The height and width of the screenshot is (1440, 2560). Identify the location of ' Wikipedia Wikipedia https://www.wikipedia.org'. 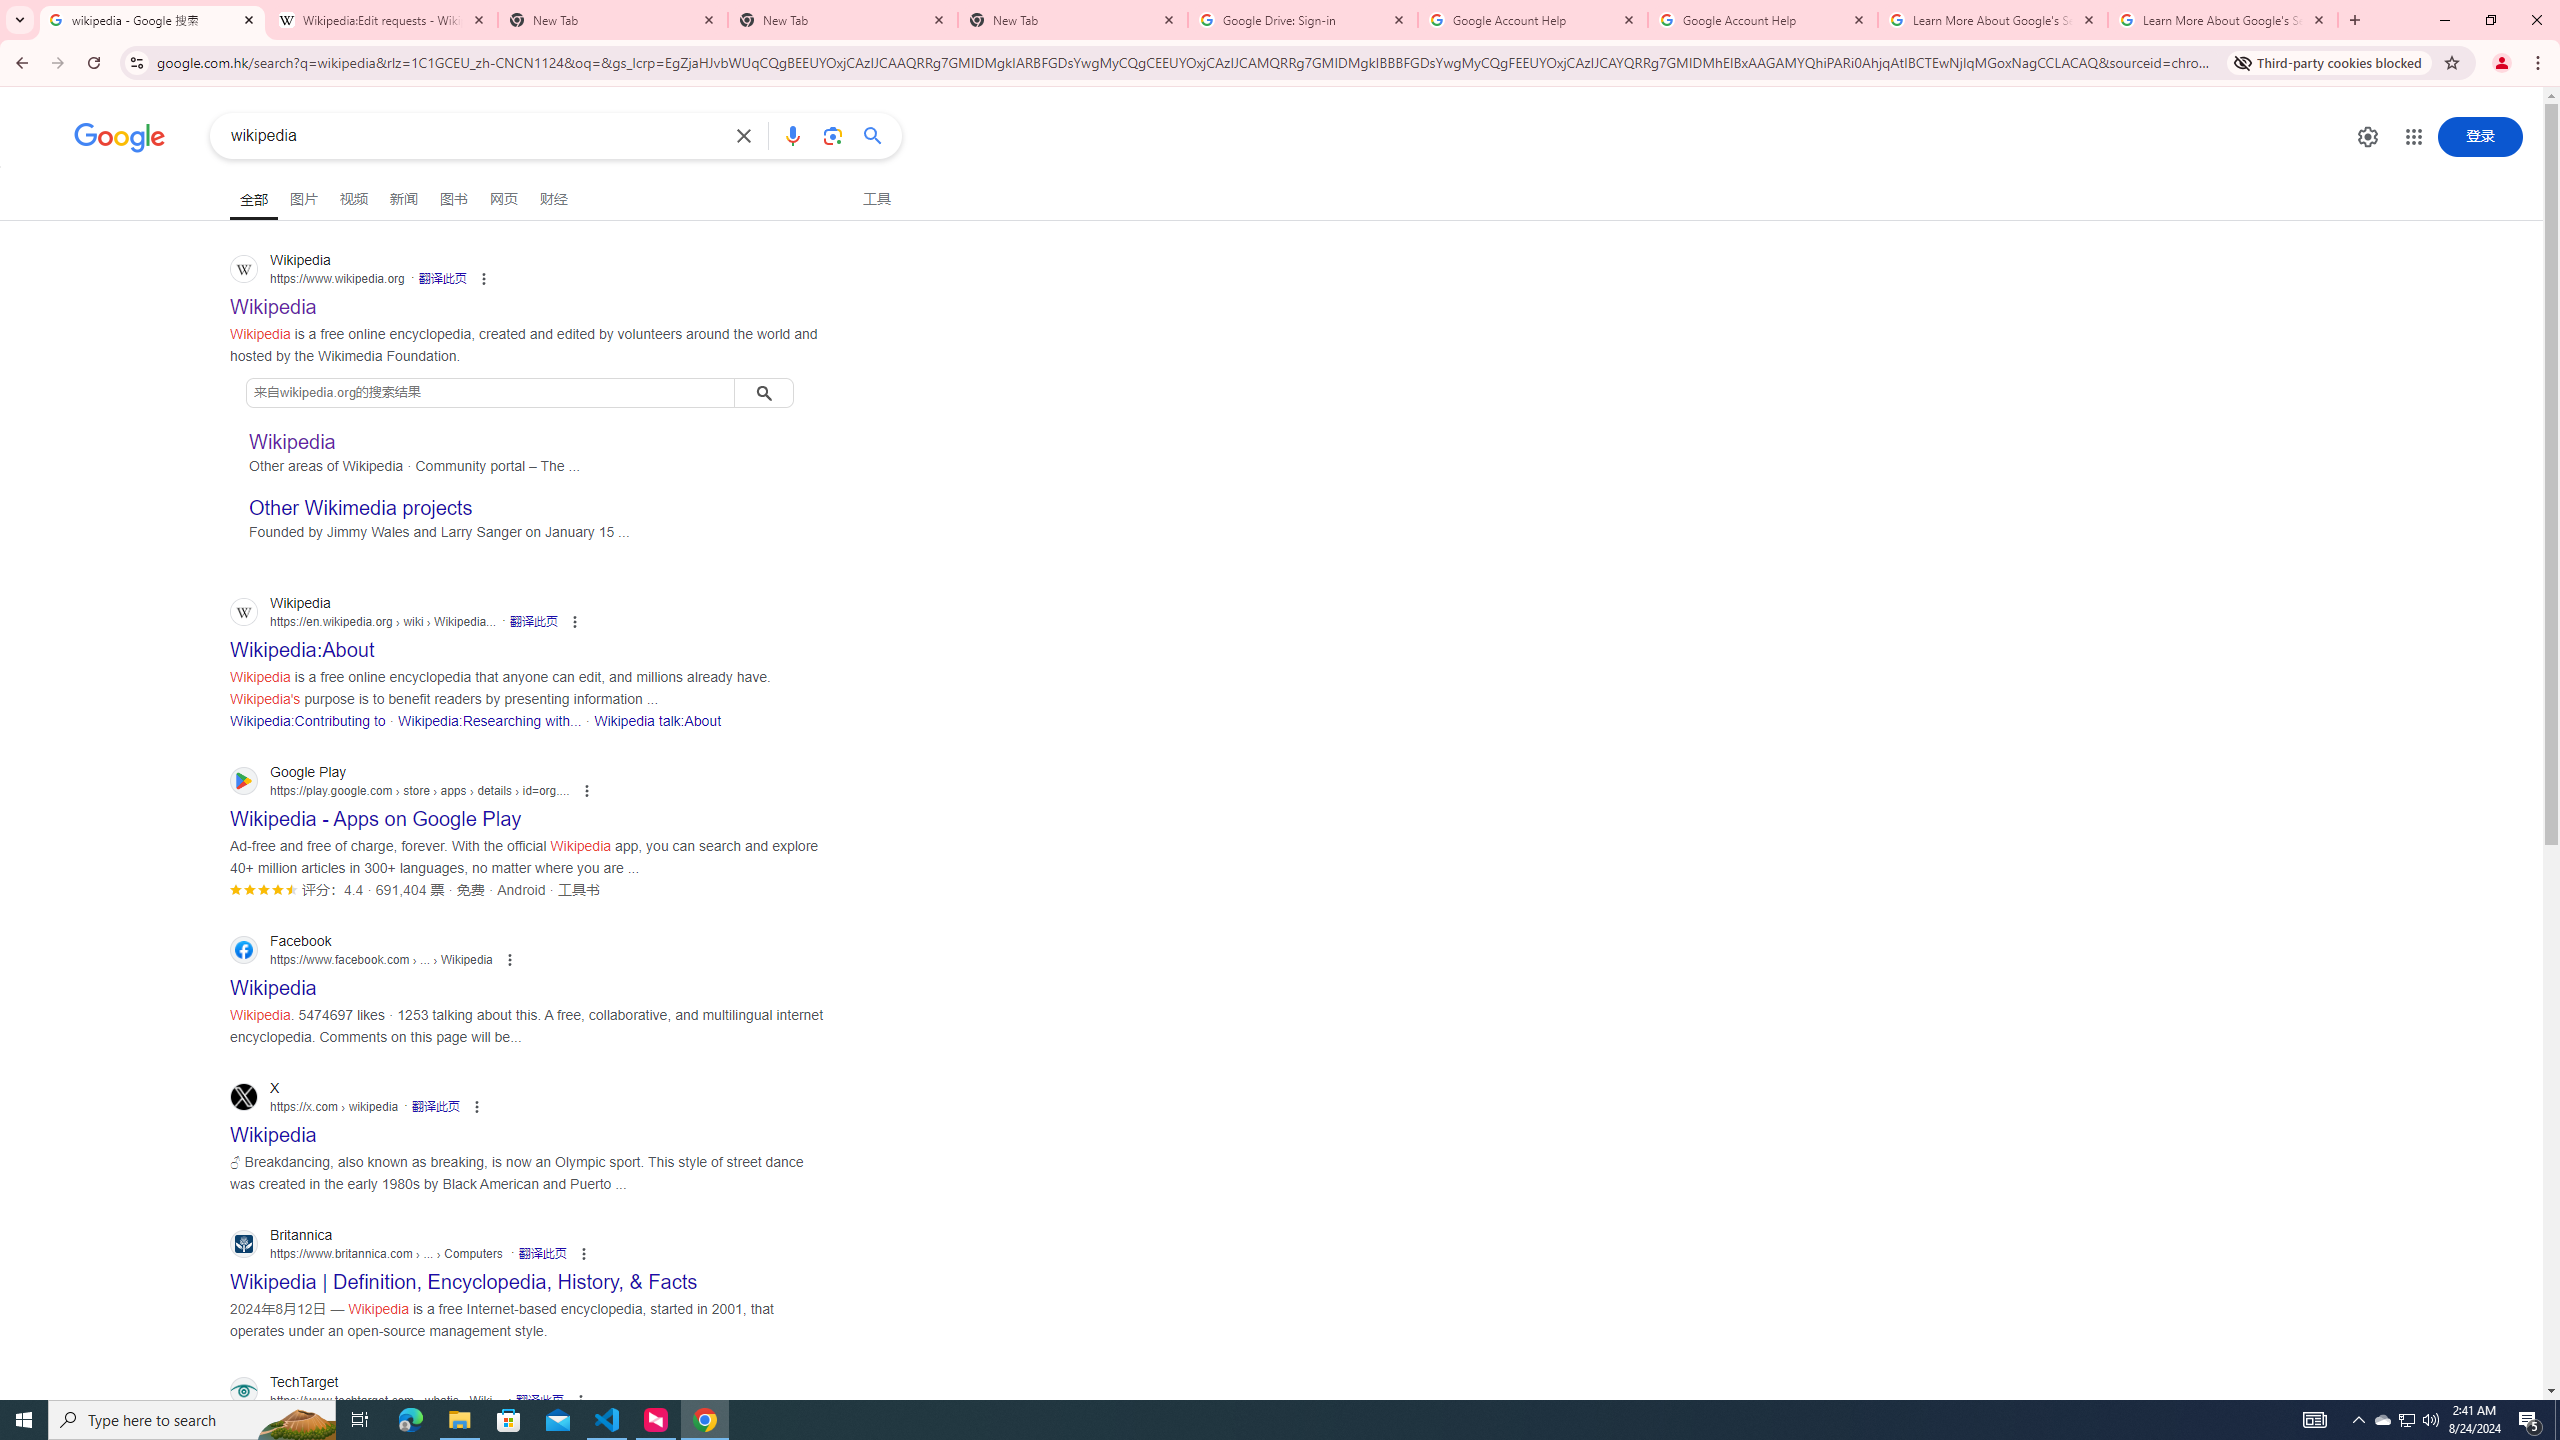
(273, 300).